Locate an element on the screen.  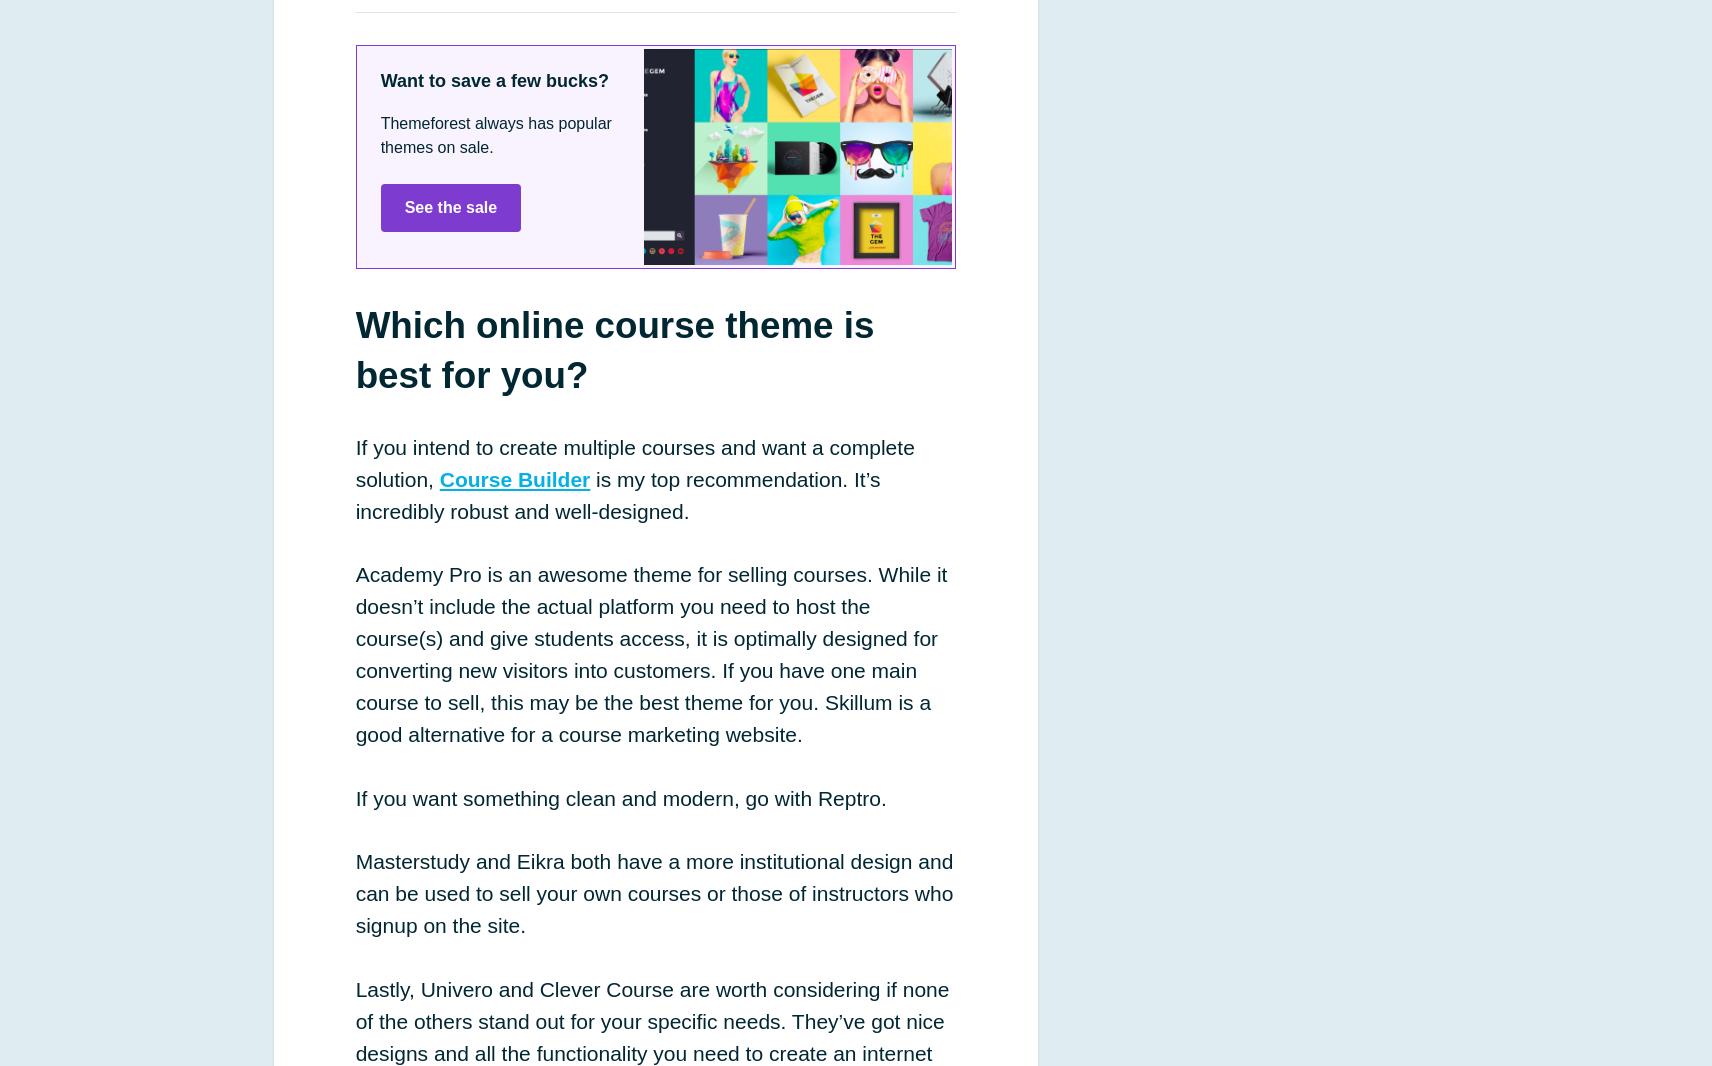
'Themeforest always has popular themes on sale.' is located at coordinates (494, 133).